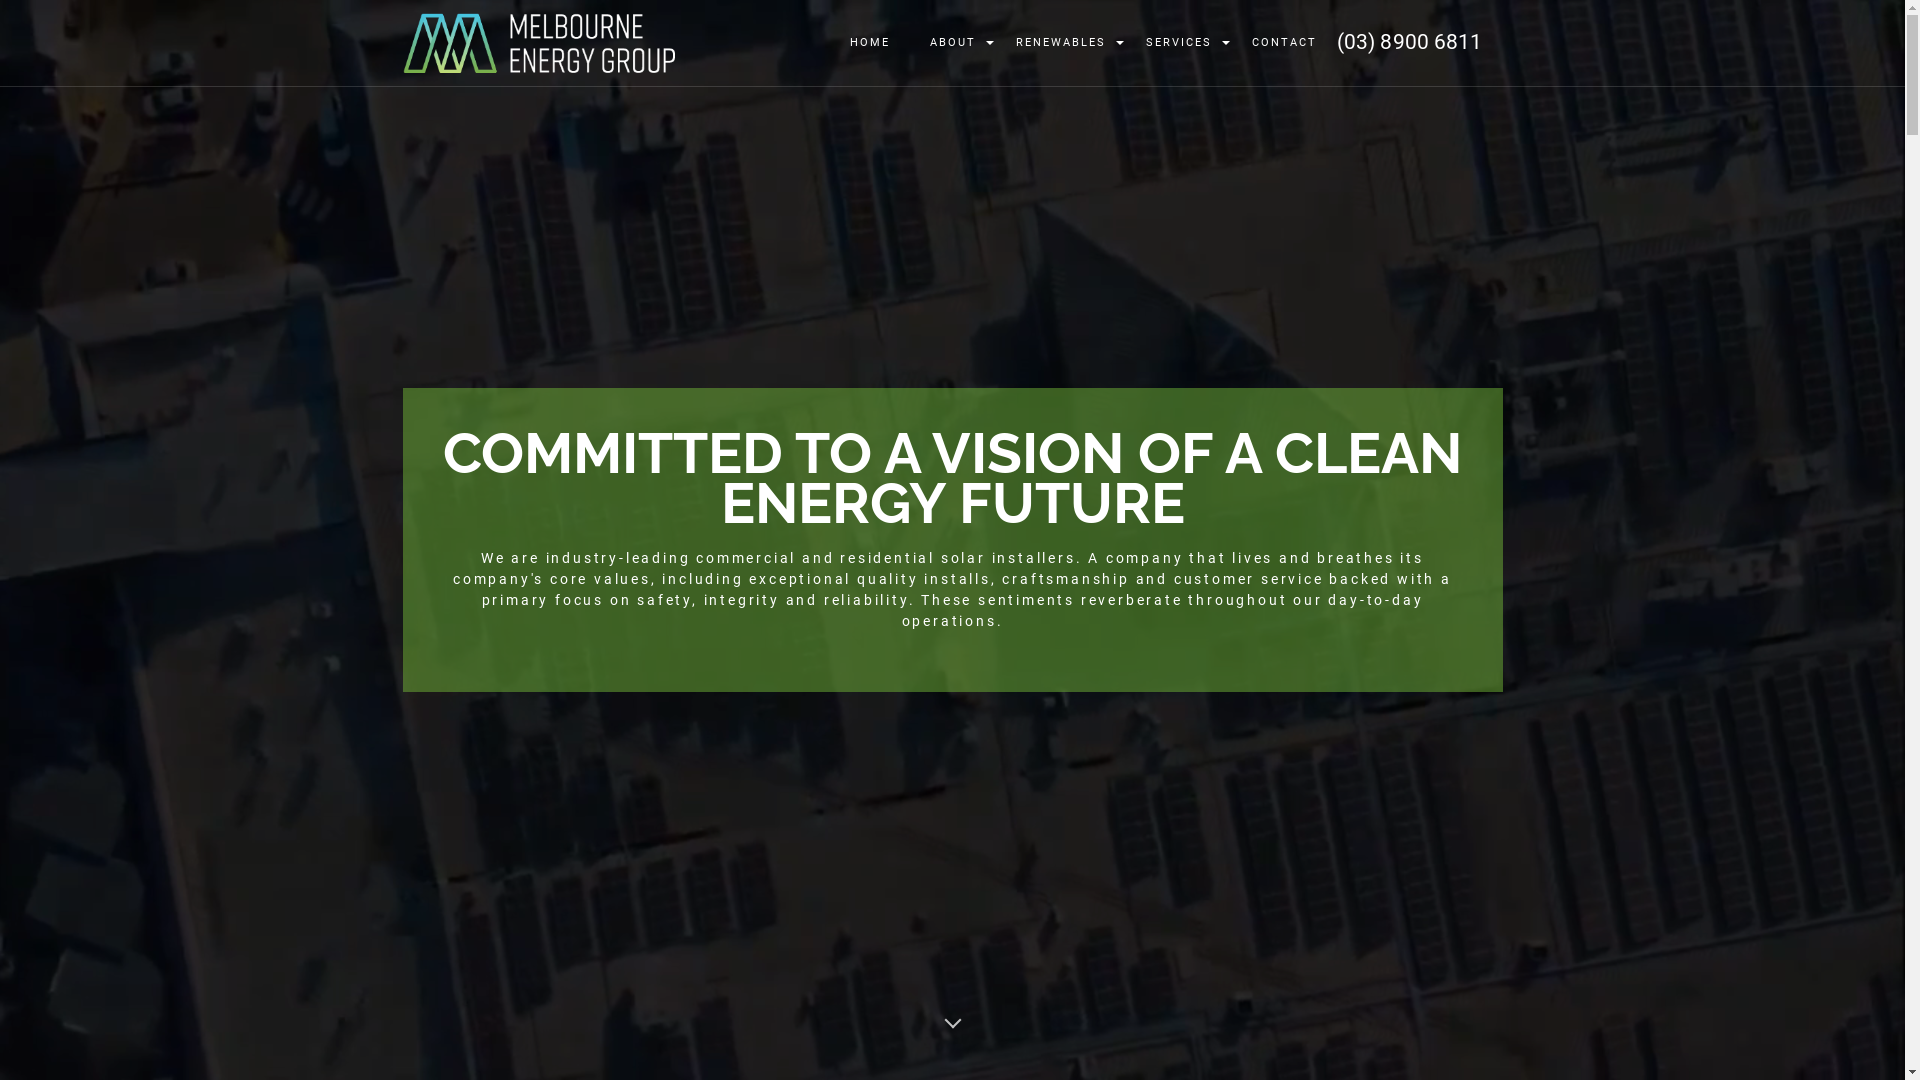 This screenshot has height=1080, width=1920. Describe the element at coordinates (1419, 42) in the screenshot. I see `'(03) 8900 6811'` at that location.